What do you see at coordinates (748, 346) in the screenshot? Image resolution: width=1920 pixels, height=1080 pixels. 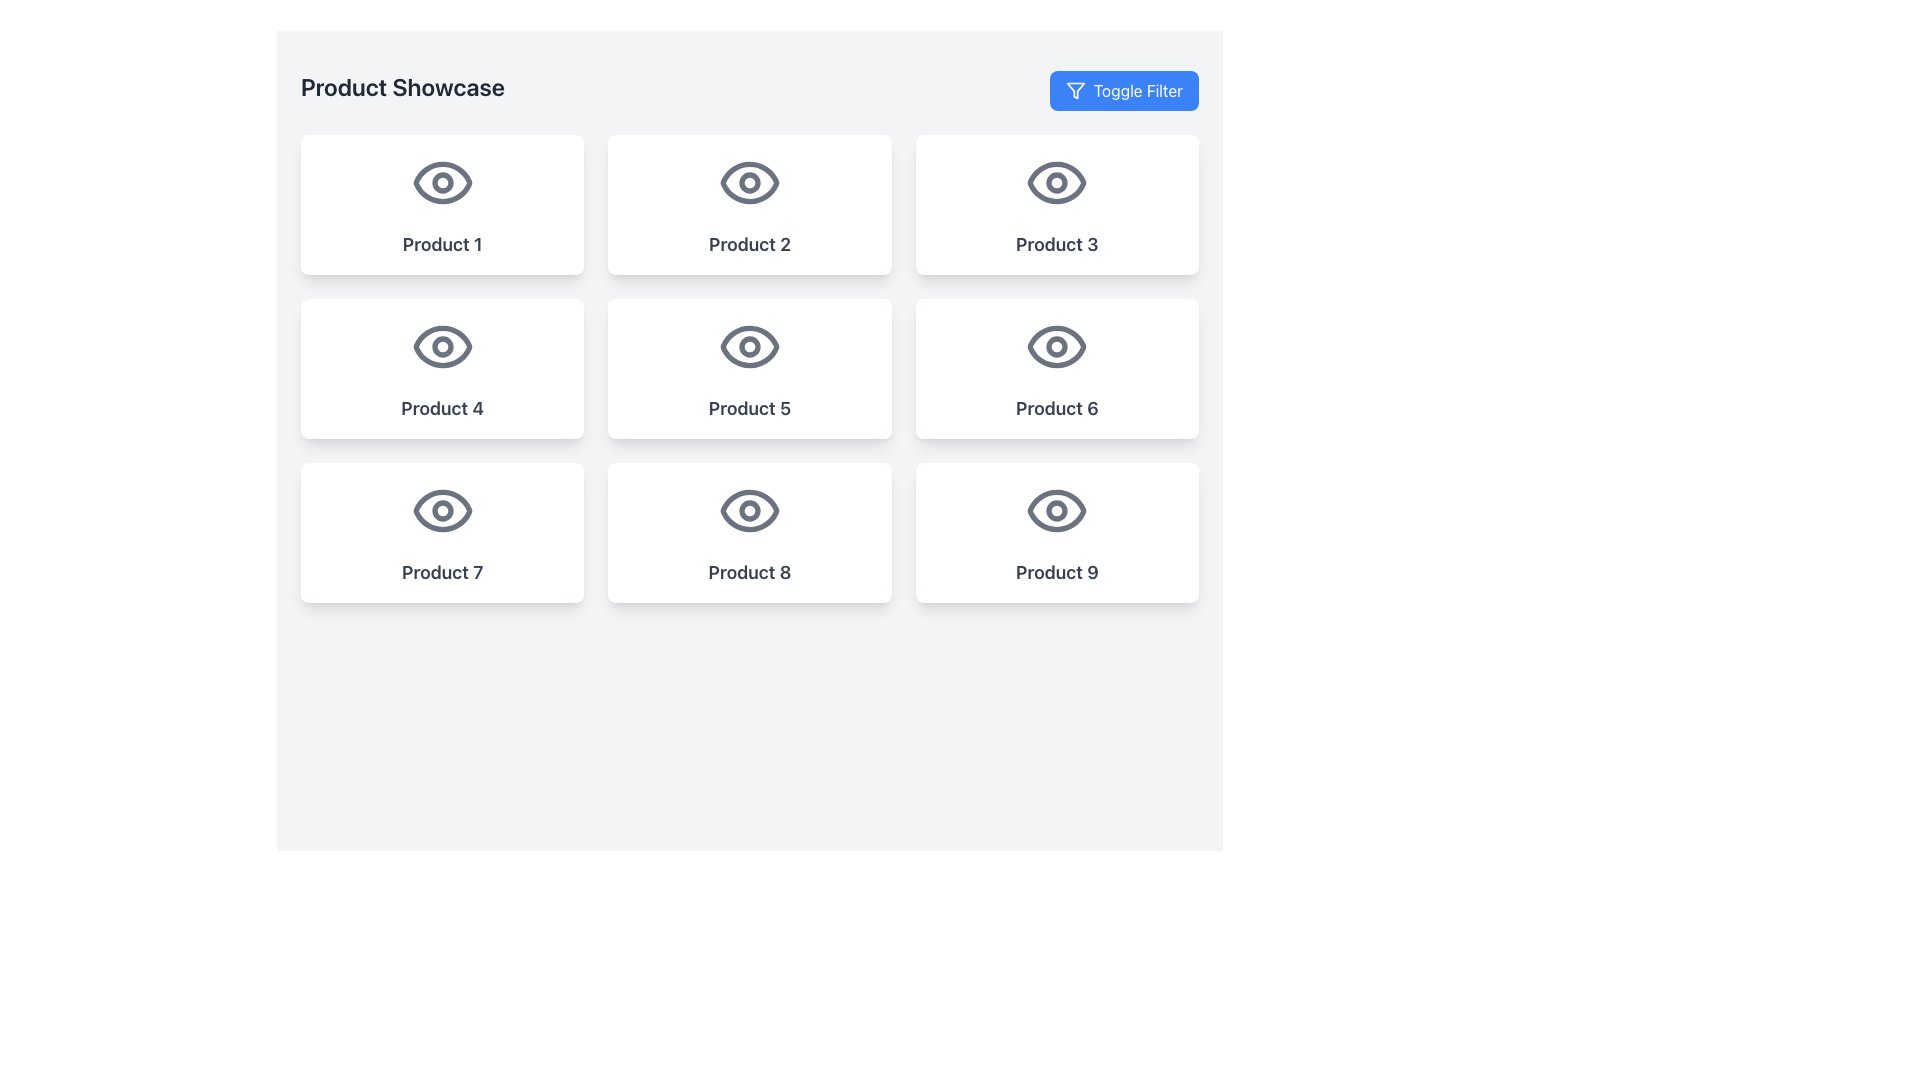 I see `the circle representing the pupil in the central 'eye' icon of the 'Product 5' card, located in the center of the second row of the grid layout` at bounding box center [748, 346].